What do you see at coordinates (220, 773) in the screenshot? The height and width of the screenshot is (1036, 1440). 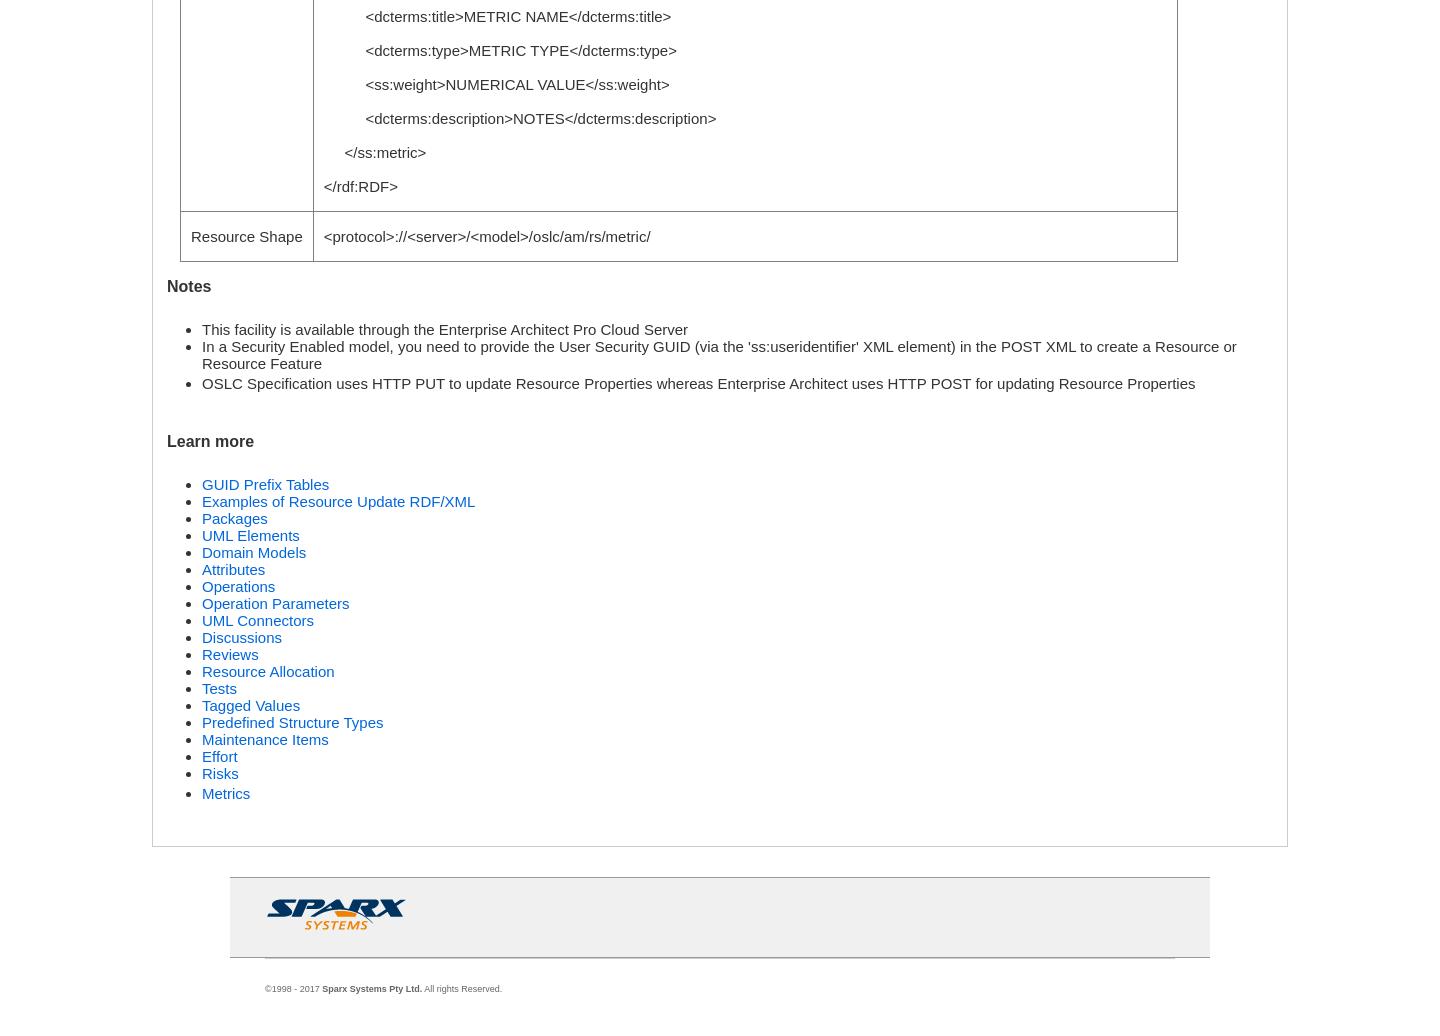 I see `'Risks'` at bounding box center [220, 773].